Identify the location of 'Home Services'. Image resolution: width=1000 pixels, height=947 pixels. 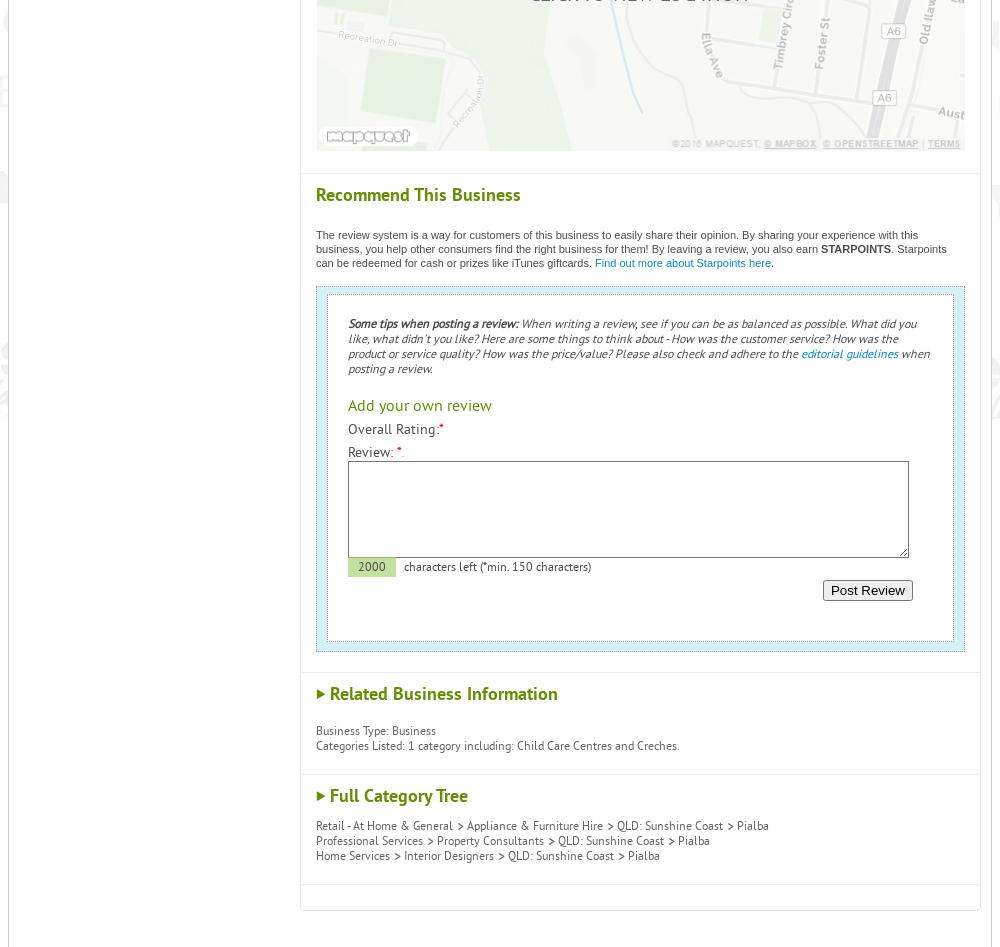
(315, 855).